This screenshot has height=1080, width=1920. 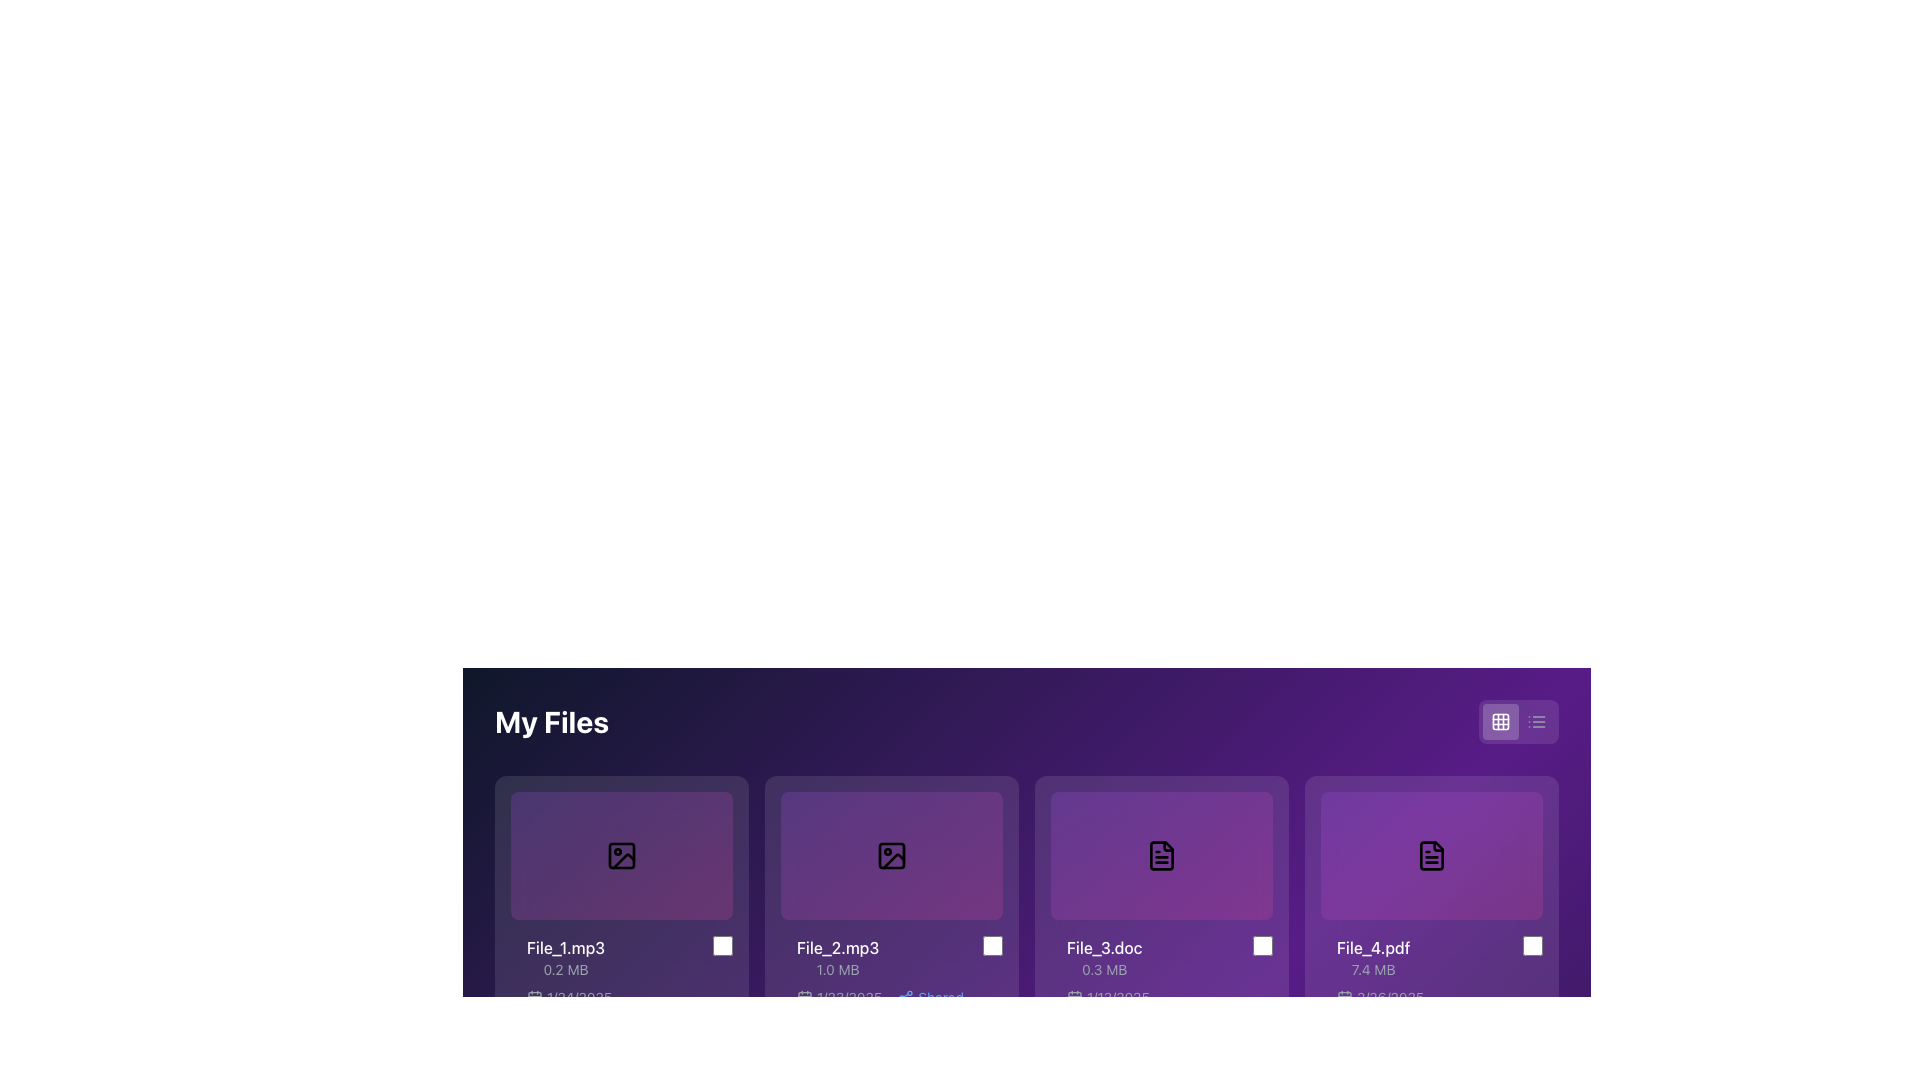 What do you see at coordinates (1372, 968) in the screenshot?
I see `text value '7.4 MB' from the gray, small-font label located beneath the file name in the card labeled 'File_4.pdf', positioned in the fourth place among similar cards` at bounding box center [1372, 968].